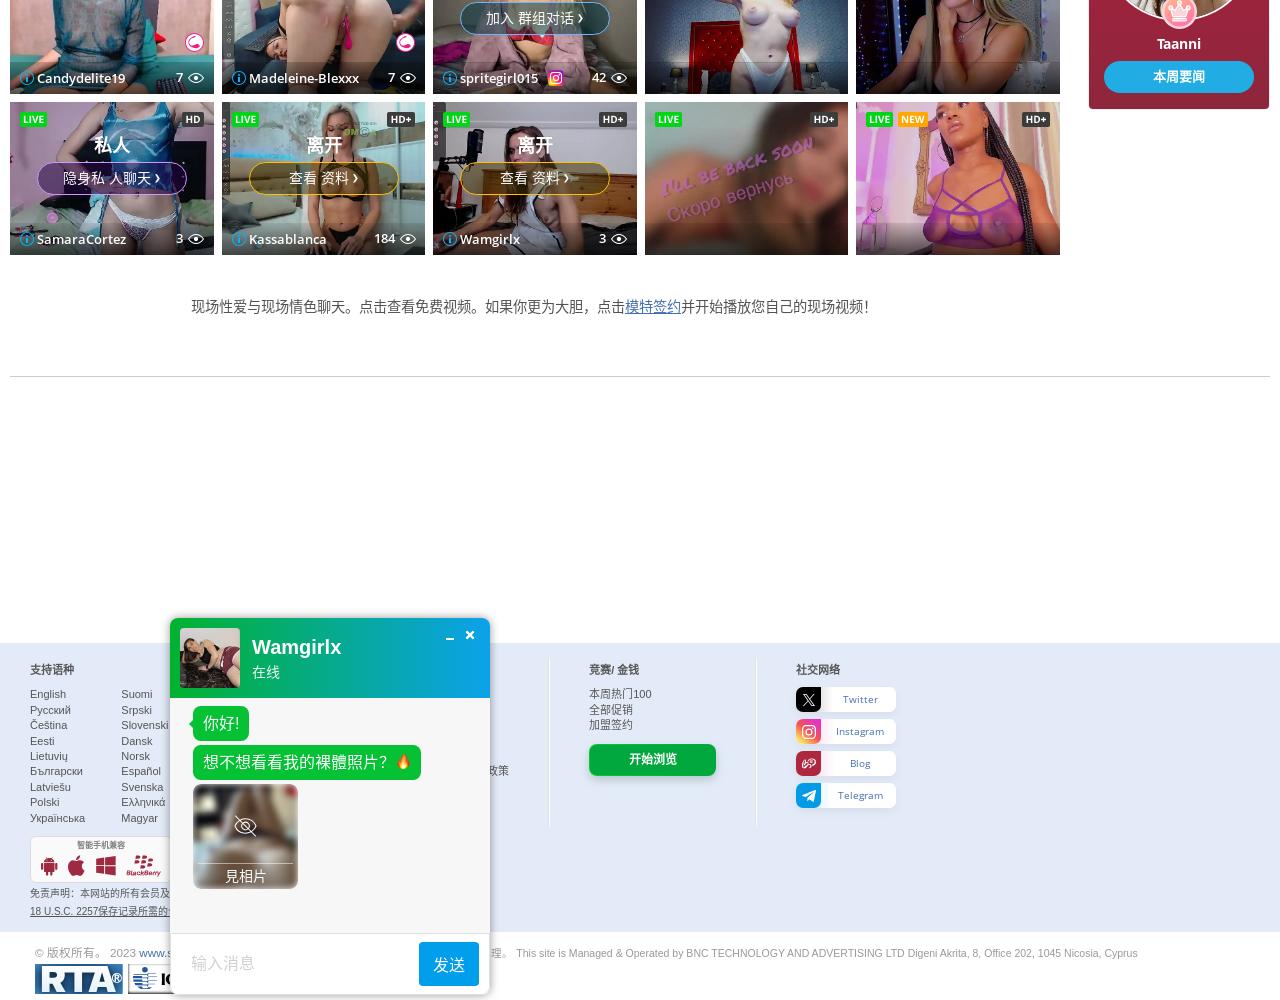  Describe the element at coordinates (459, 77) in the screenshot. I see `'SamaraCortez'` at that location.